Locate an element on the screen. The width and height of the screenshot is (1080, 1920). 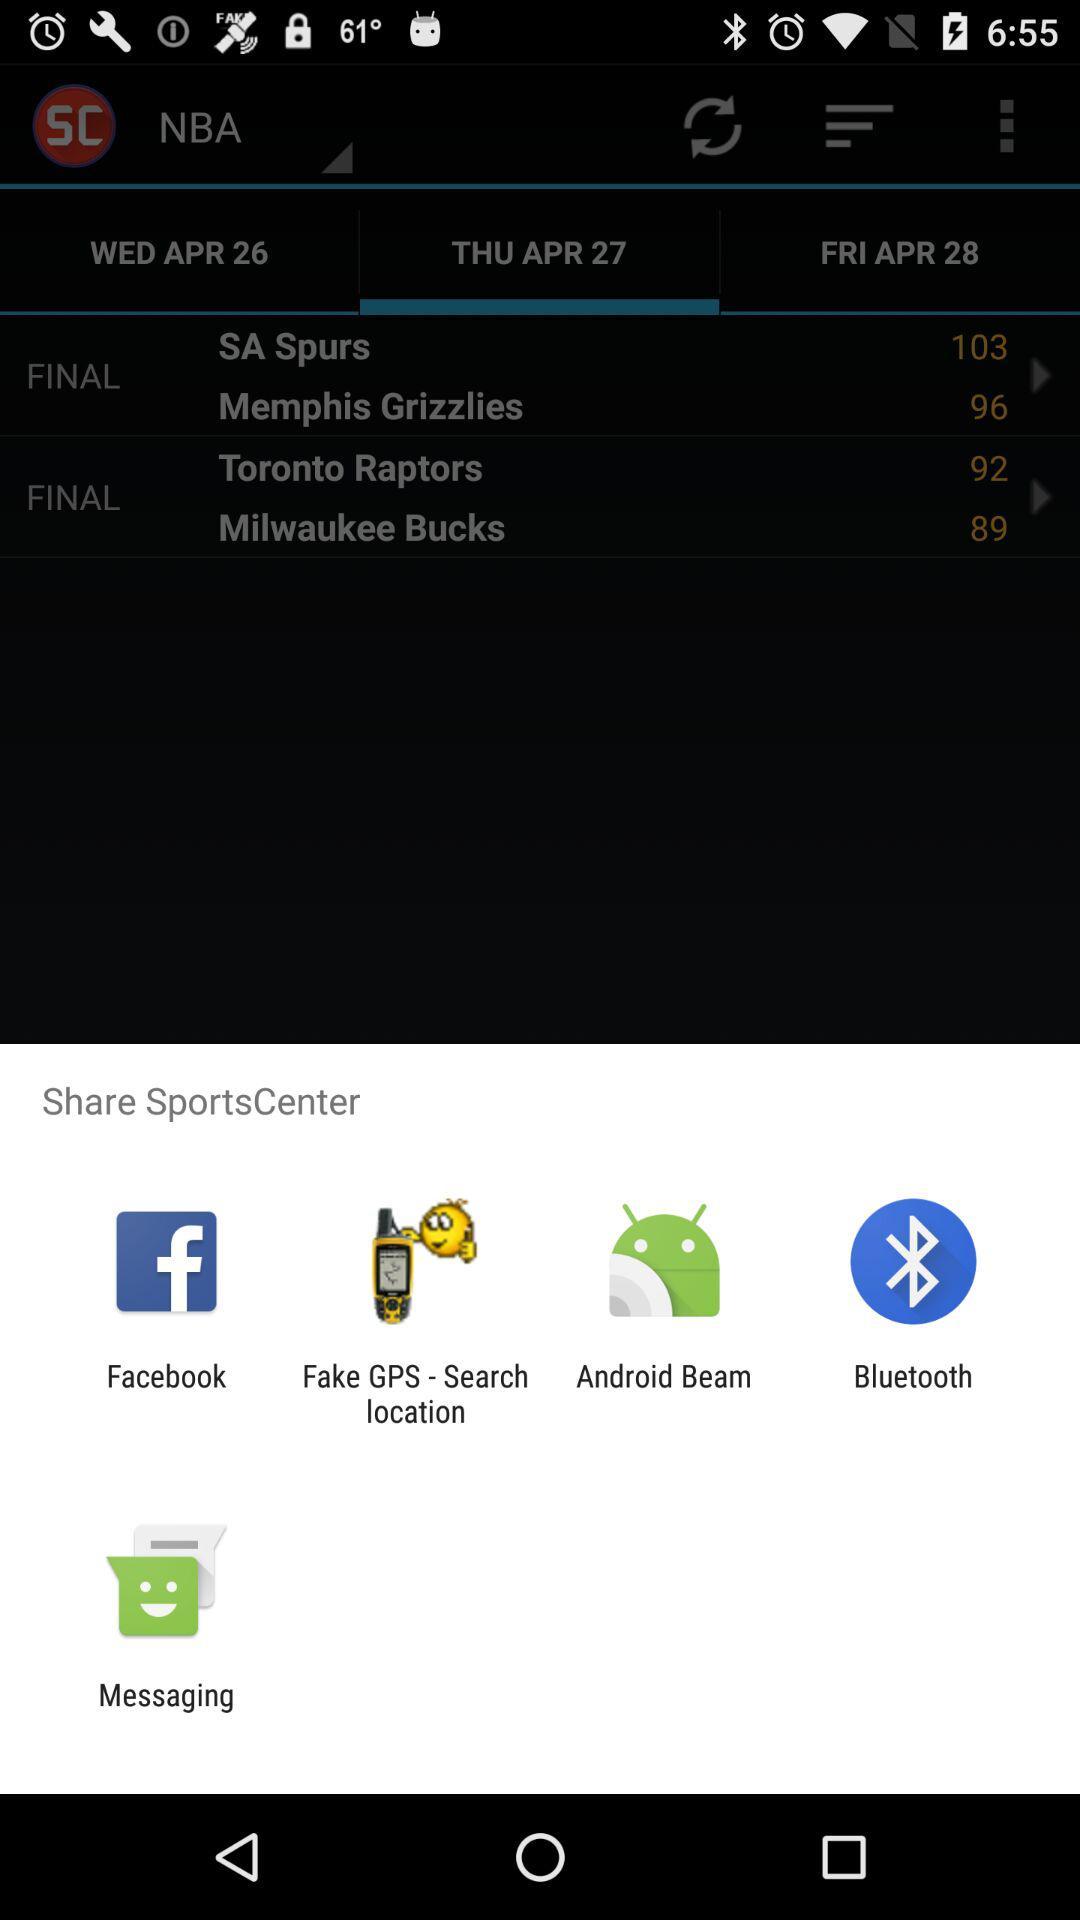
android beam item is located at coordinates (664, 1392).